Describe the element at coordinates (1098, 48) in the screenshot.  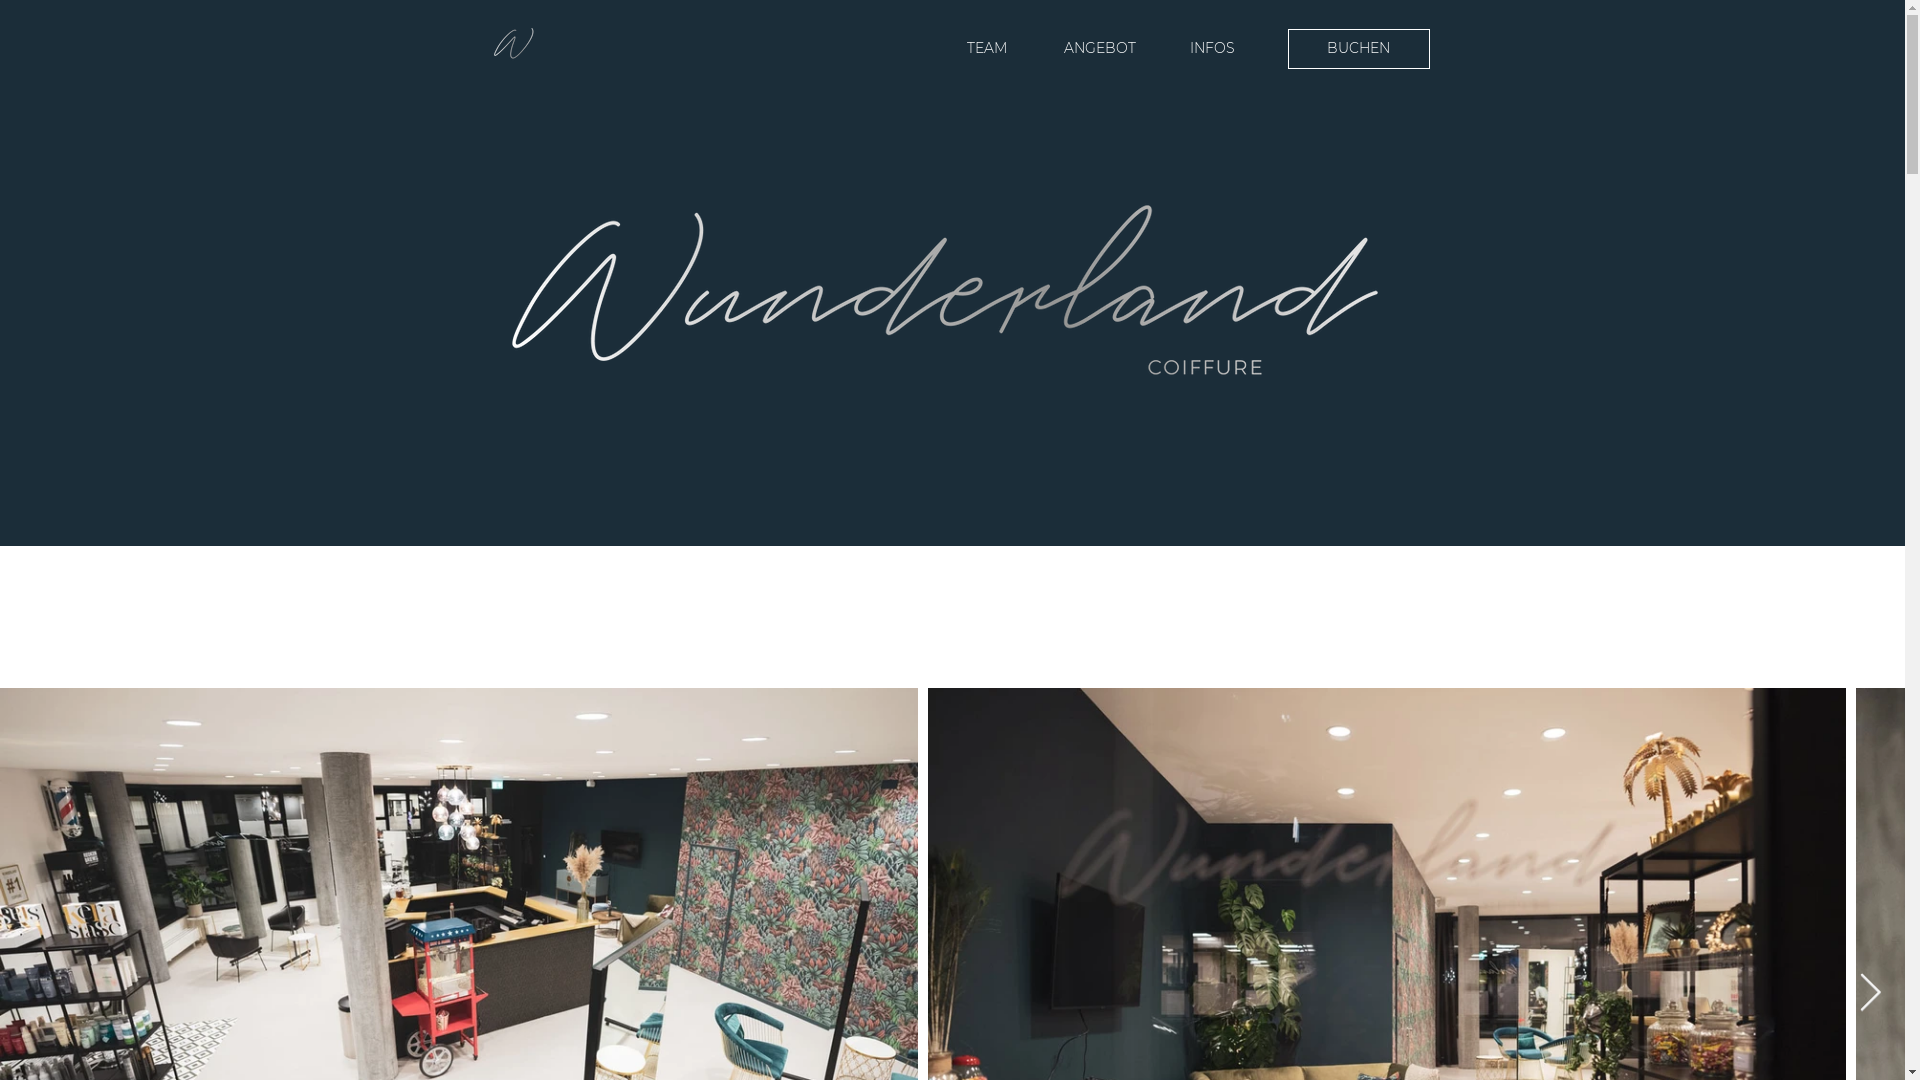
I see `'ANGEBOT'` at that location.